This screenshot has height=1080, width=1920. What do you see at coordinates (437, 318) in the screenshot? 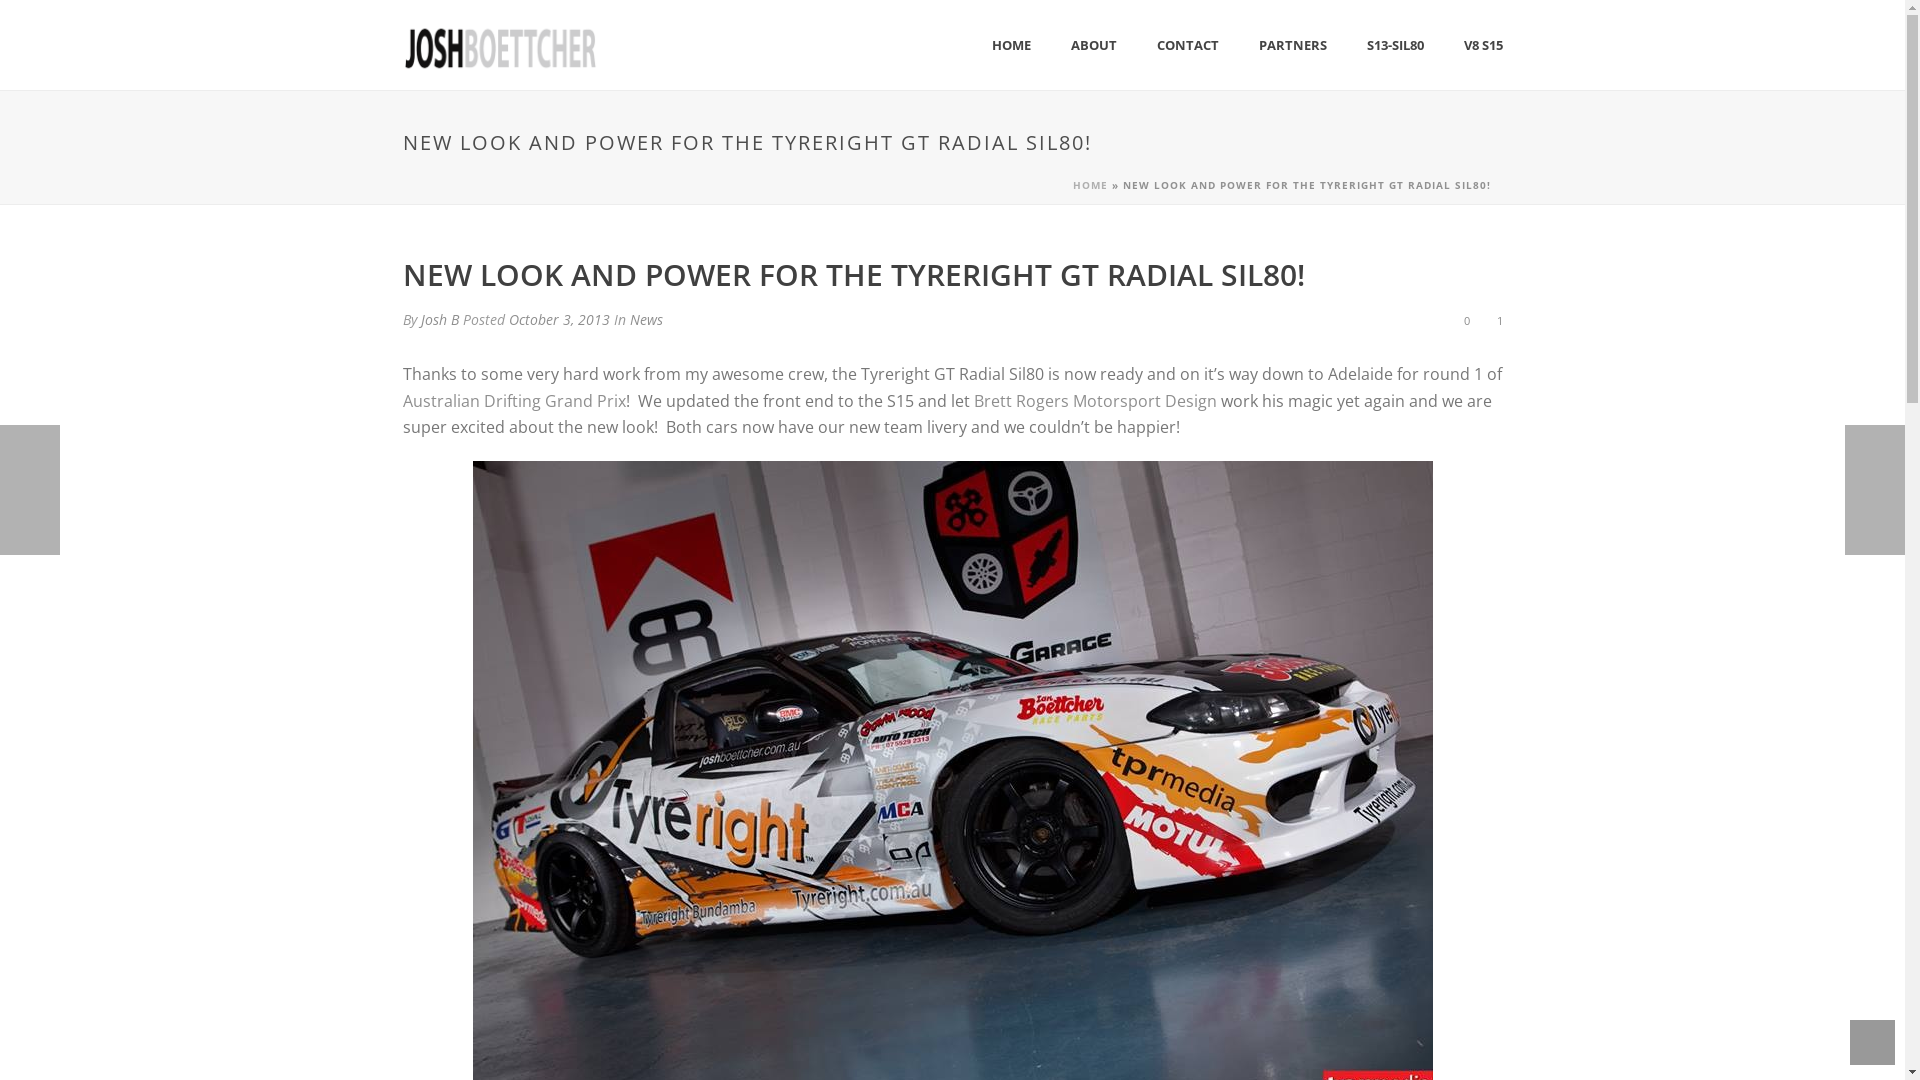
I see `'Josh B'` at bounding box center [437, 318].